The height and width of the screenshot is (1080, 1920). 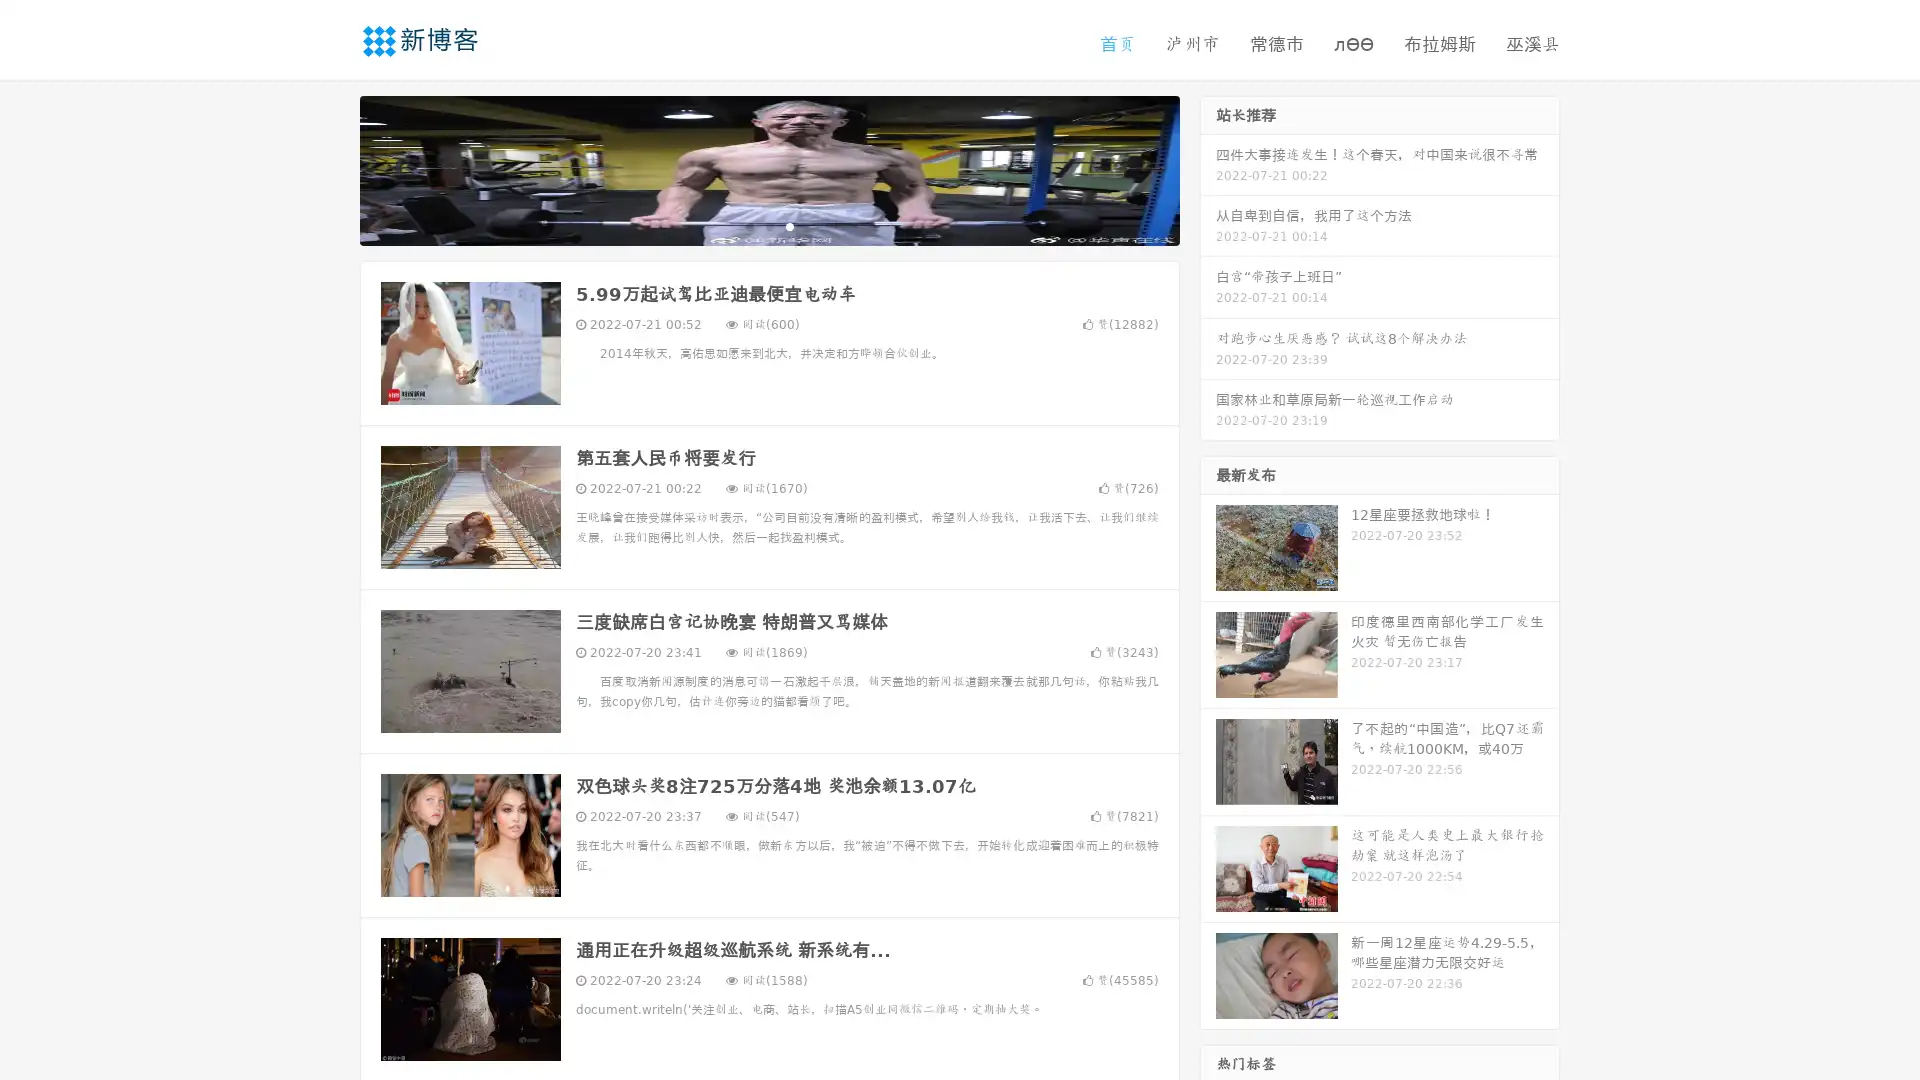 What do you see at coordinates (768, 225) in the screenshot?
I see `Go to slide 2` at bounding box center [768, 225].